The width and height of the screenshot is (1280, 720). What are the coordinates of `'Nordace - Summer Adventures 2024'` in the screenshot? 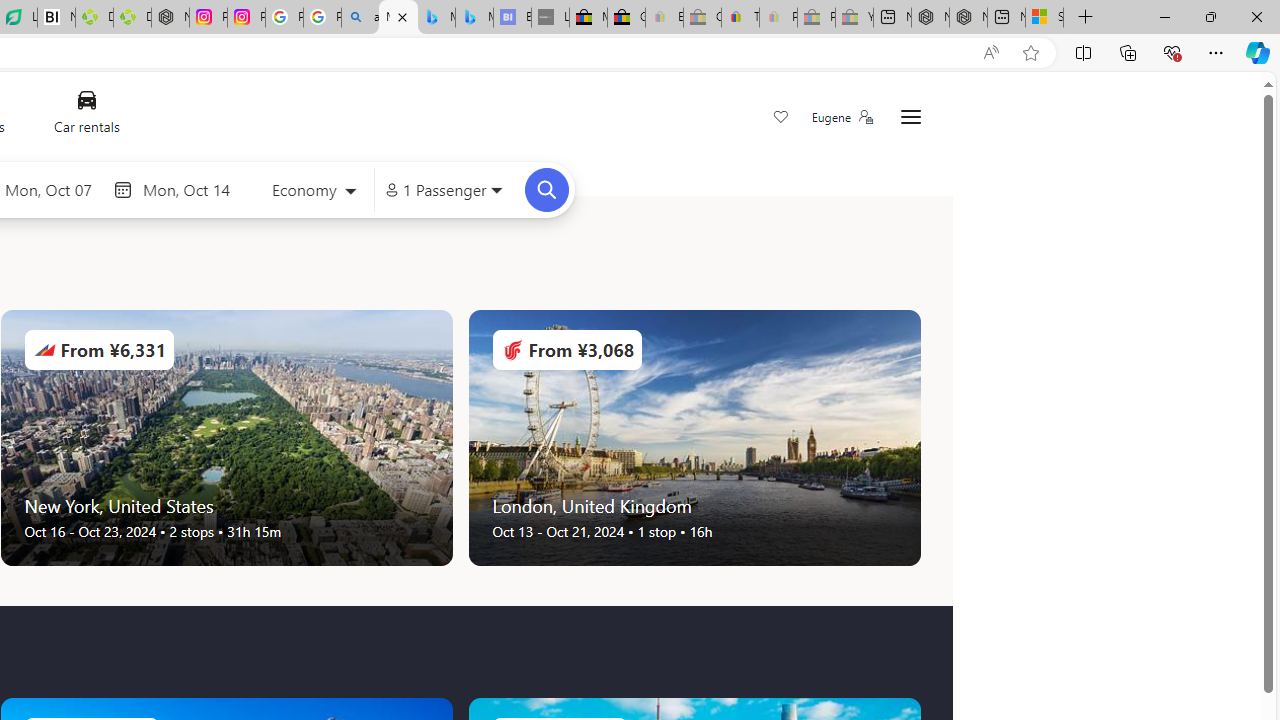 It's located at (968, 17).